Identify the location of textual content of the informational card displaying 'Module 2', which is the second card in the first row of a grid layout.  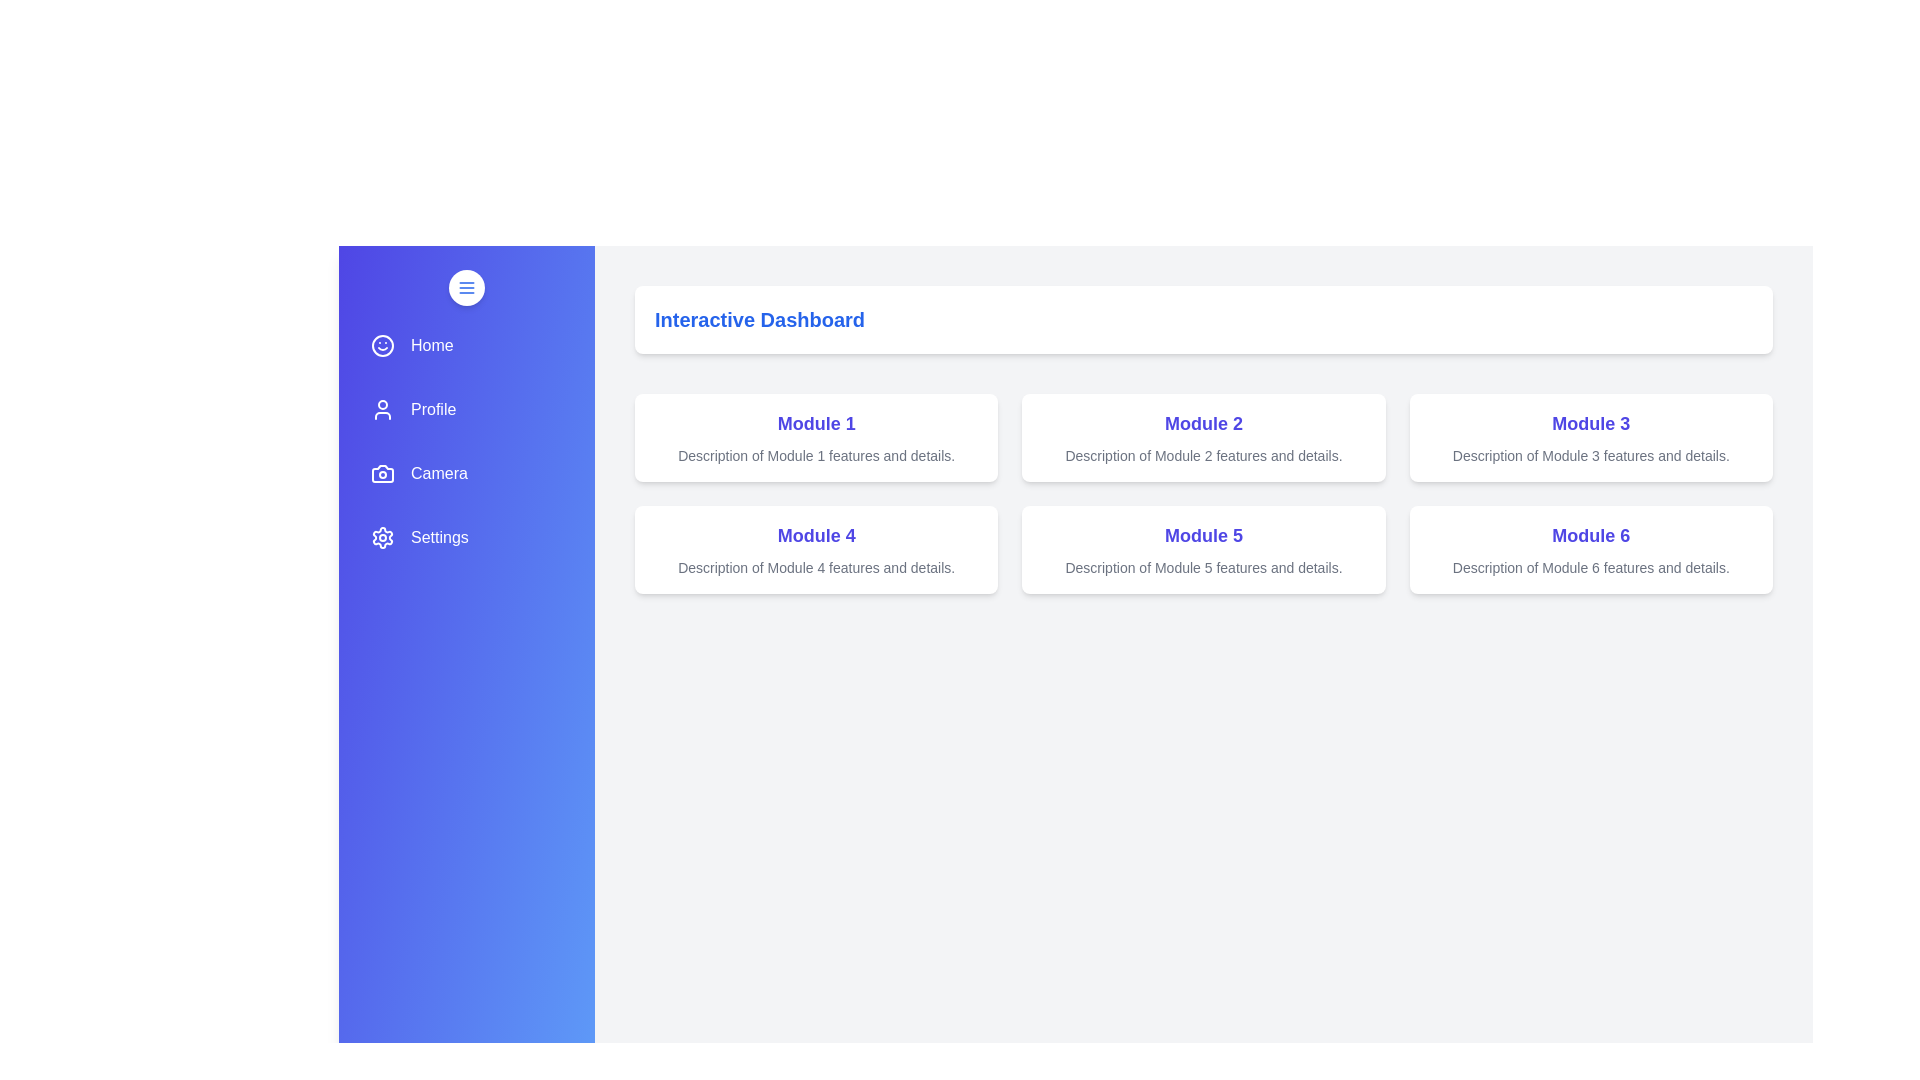
(1203, 437).